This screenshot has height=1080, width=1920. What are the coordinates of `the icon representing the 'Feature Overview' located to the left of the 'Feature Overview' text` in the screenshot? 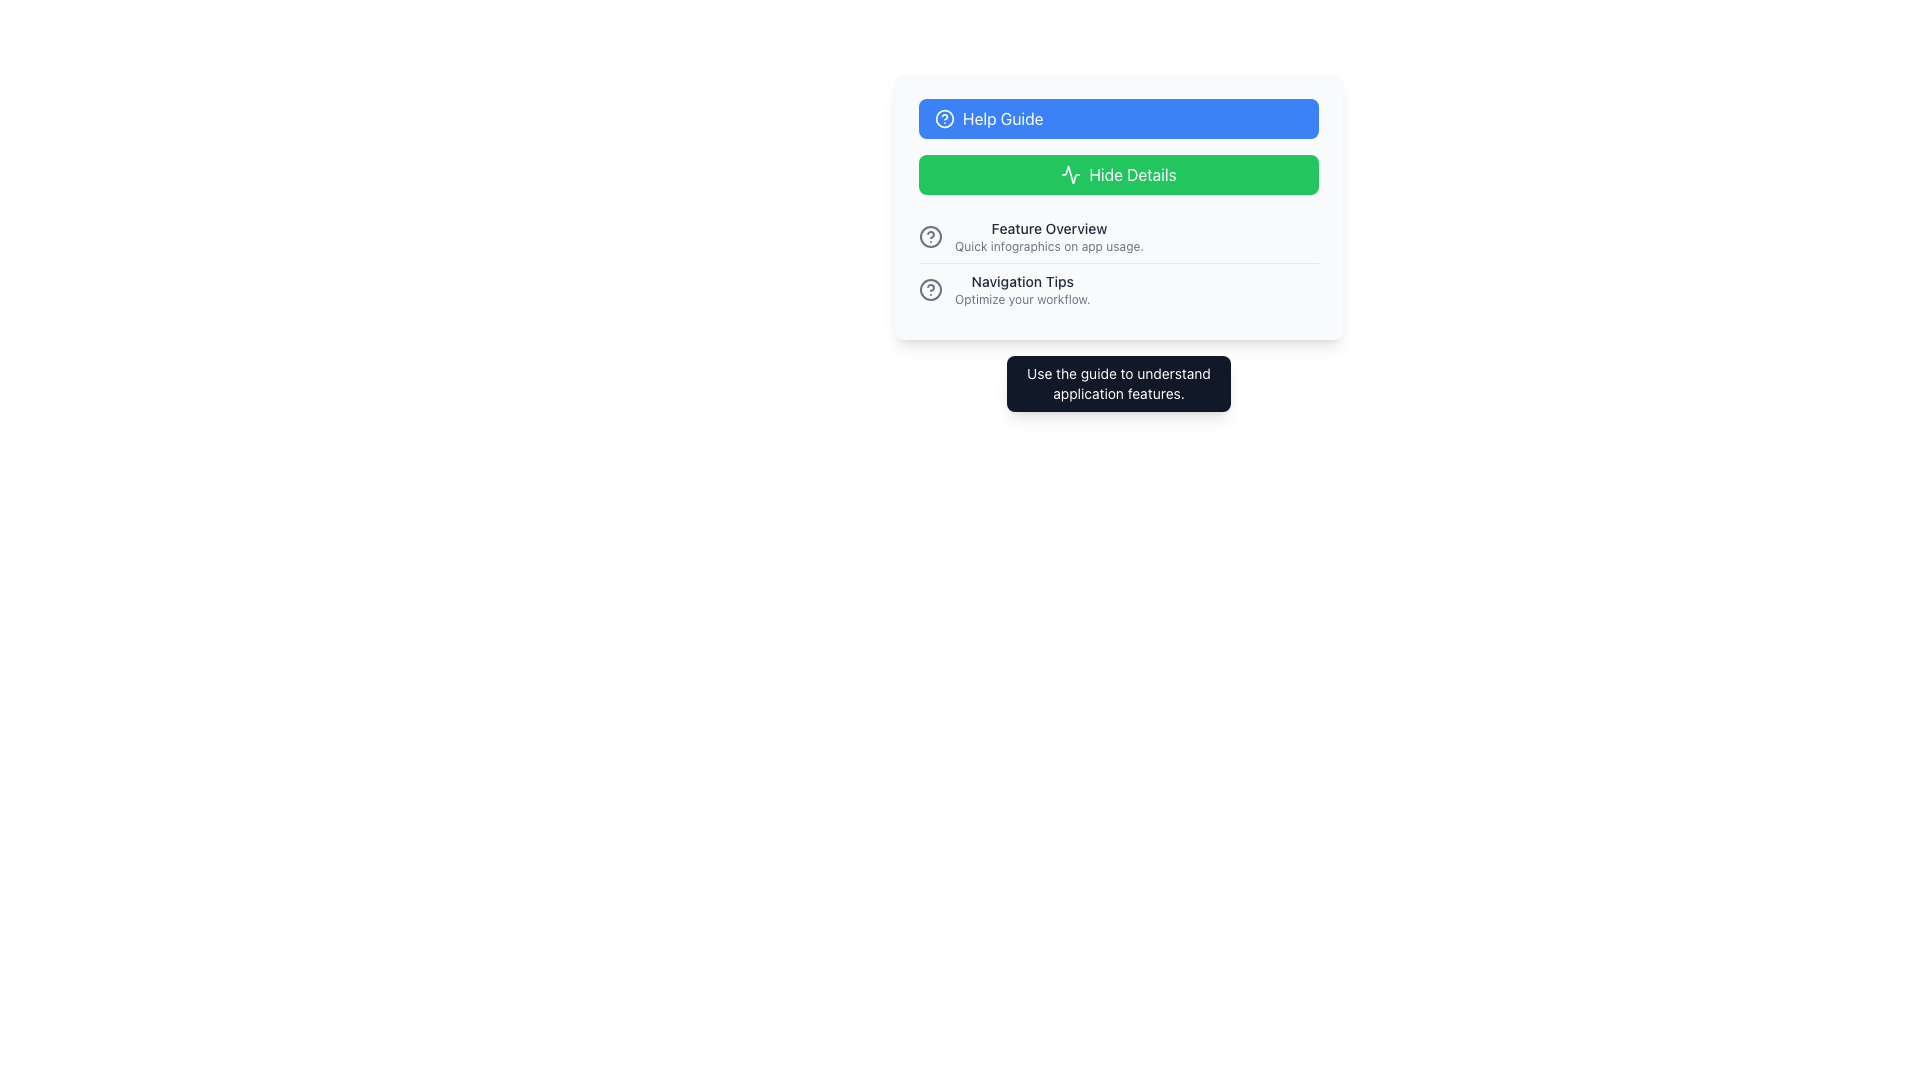 It's located at (930, 235).